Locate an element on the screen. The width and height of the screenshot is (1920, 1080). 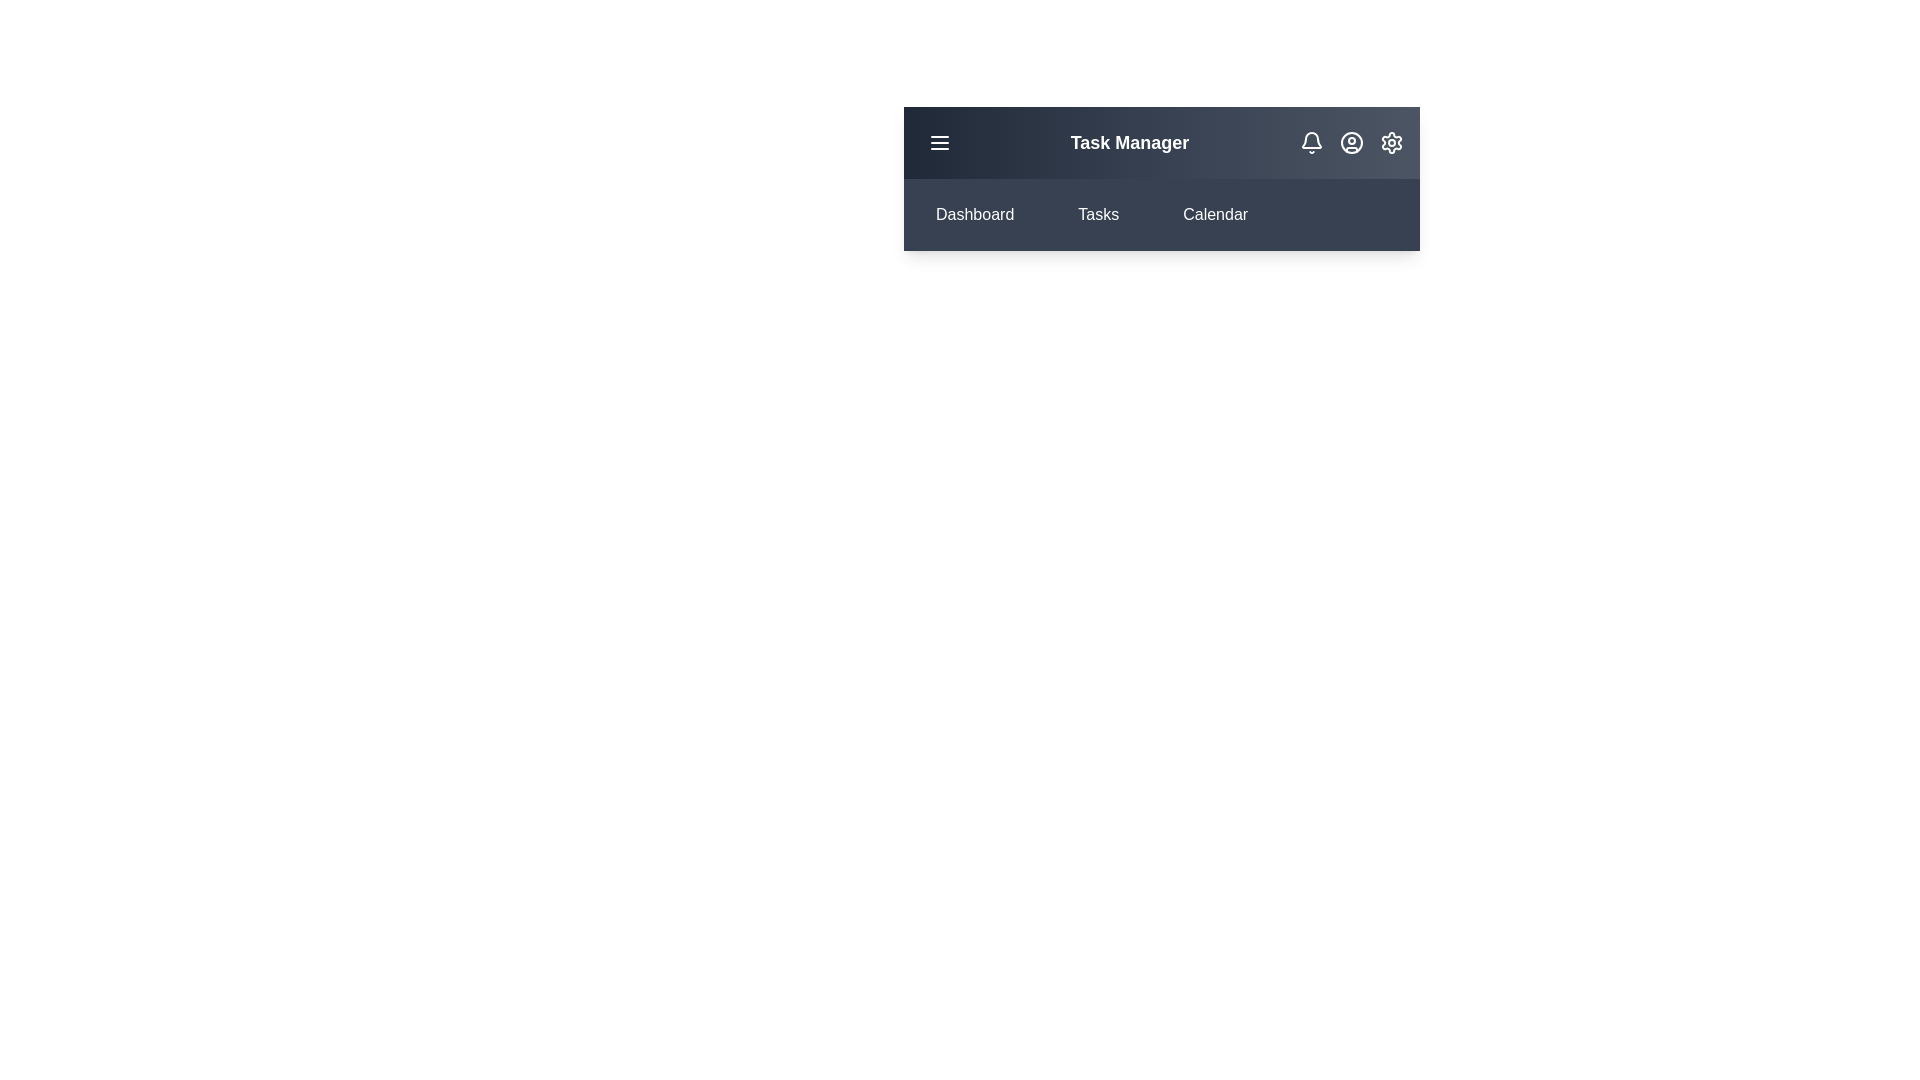
the notification bell icon to interact with it is located at coordinates (1311, 141).